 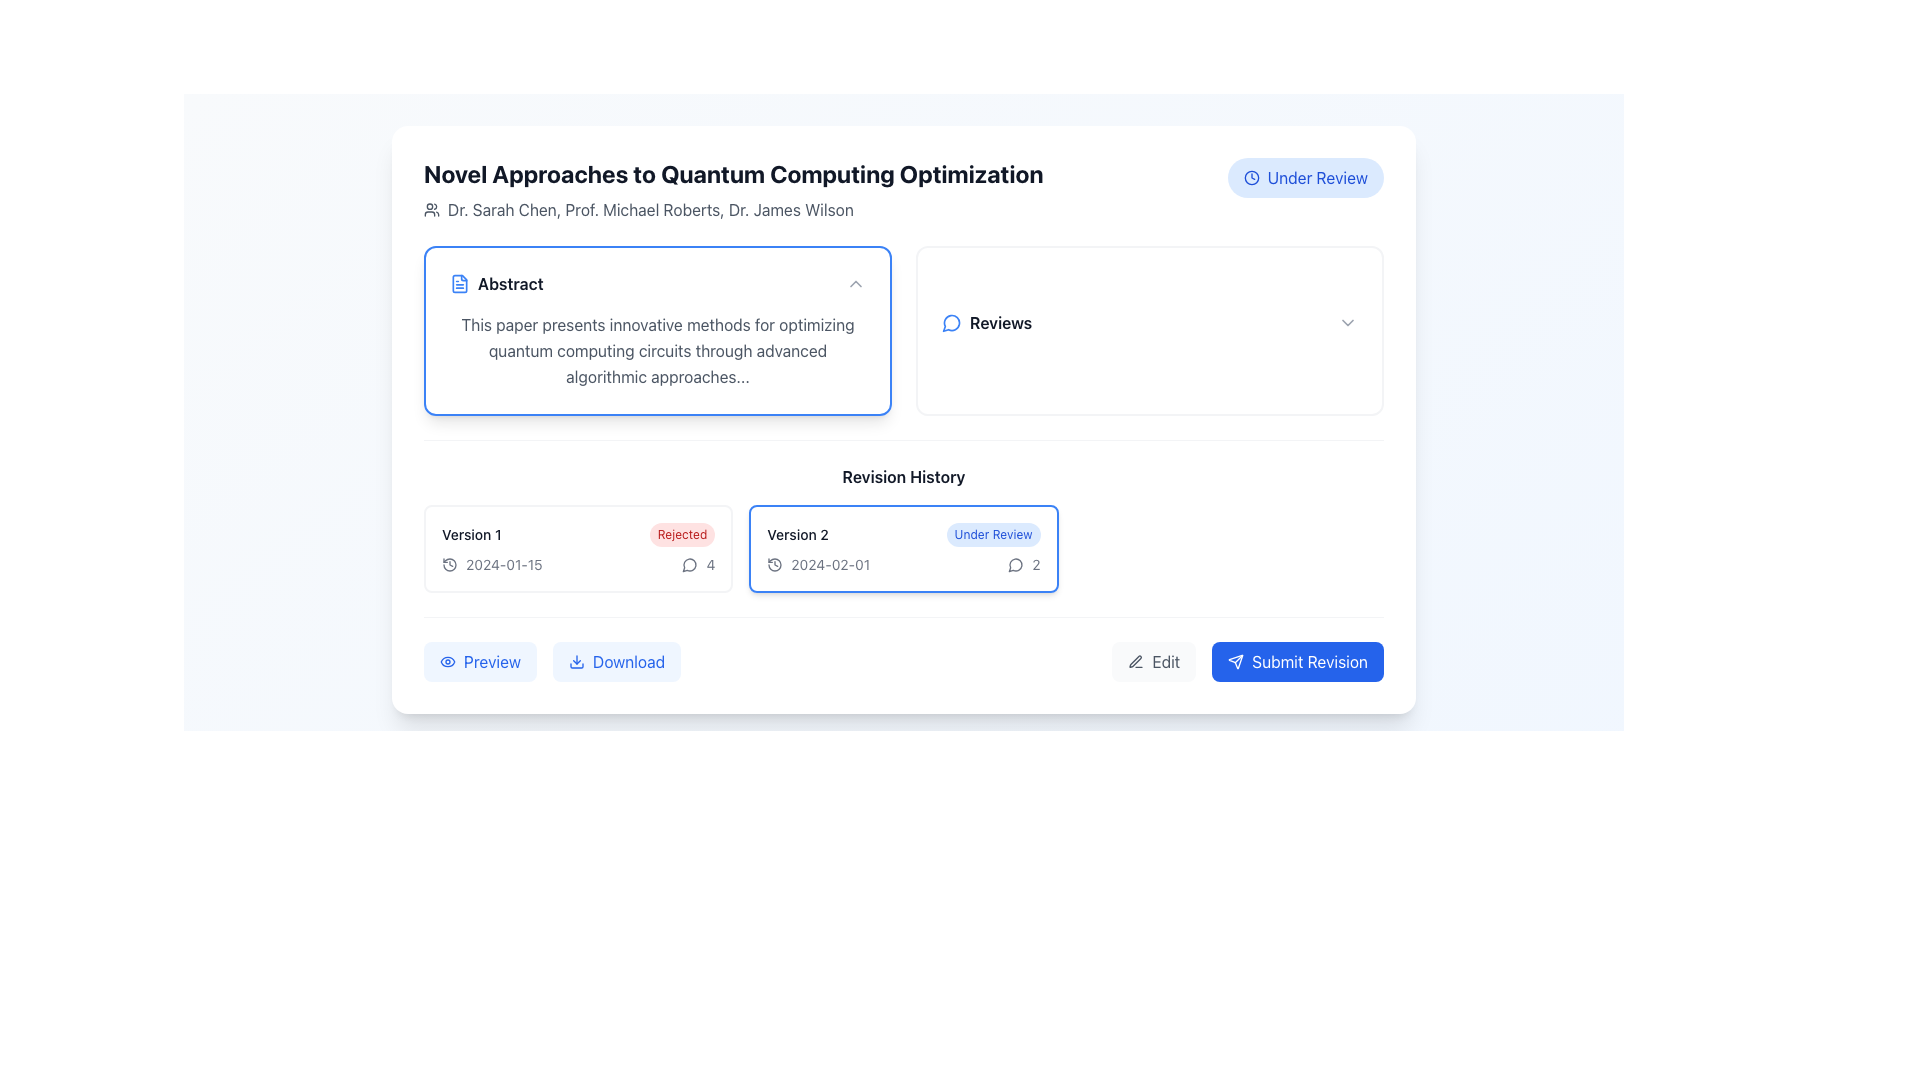 I want to click on the text label displaying 'Version 2' in the Revision History section, which is styled in dark gray and precedes 'Under Review', so click(x=797, y=534).